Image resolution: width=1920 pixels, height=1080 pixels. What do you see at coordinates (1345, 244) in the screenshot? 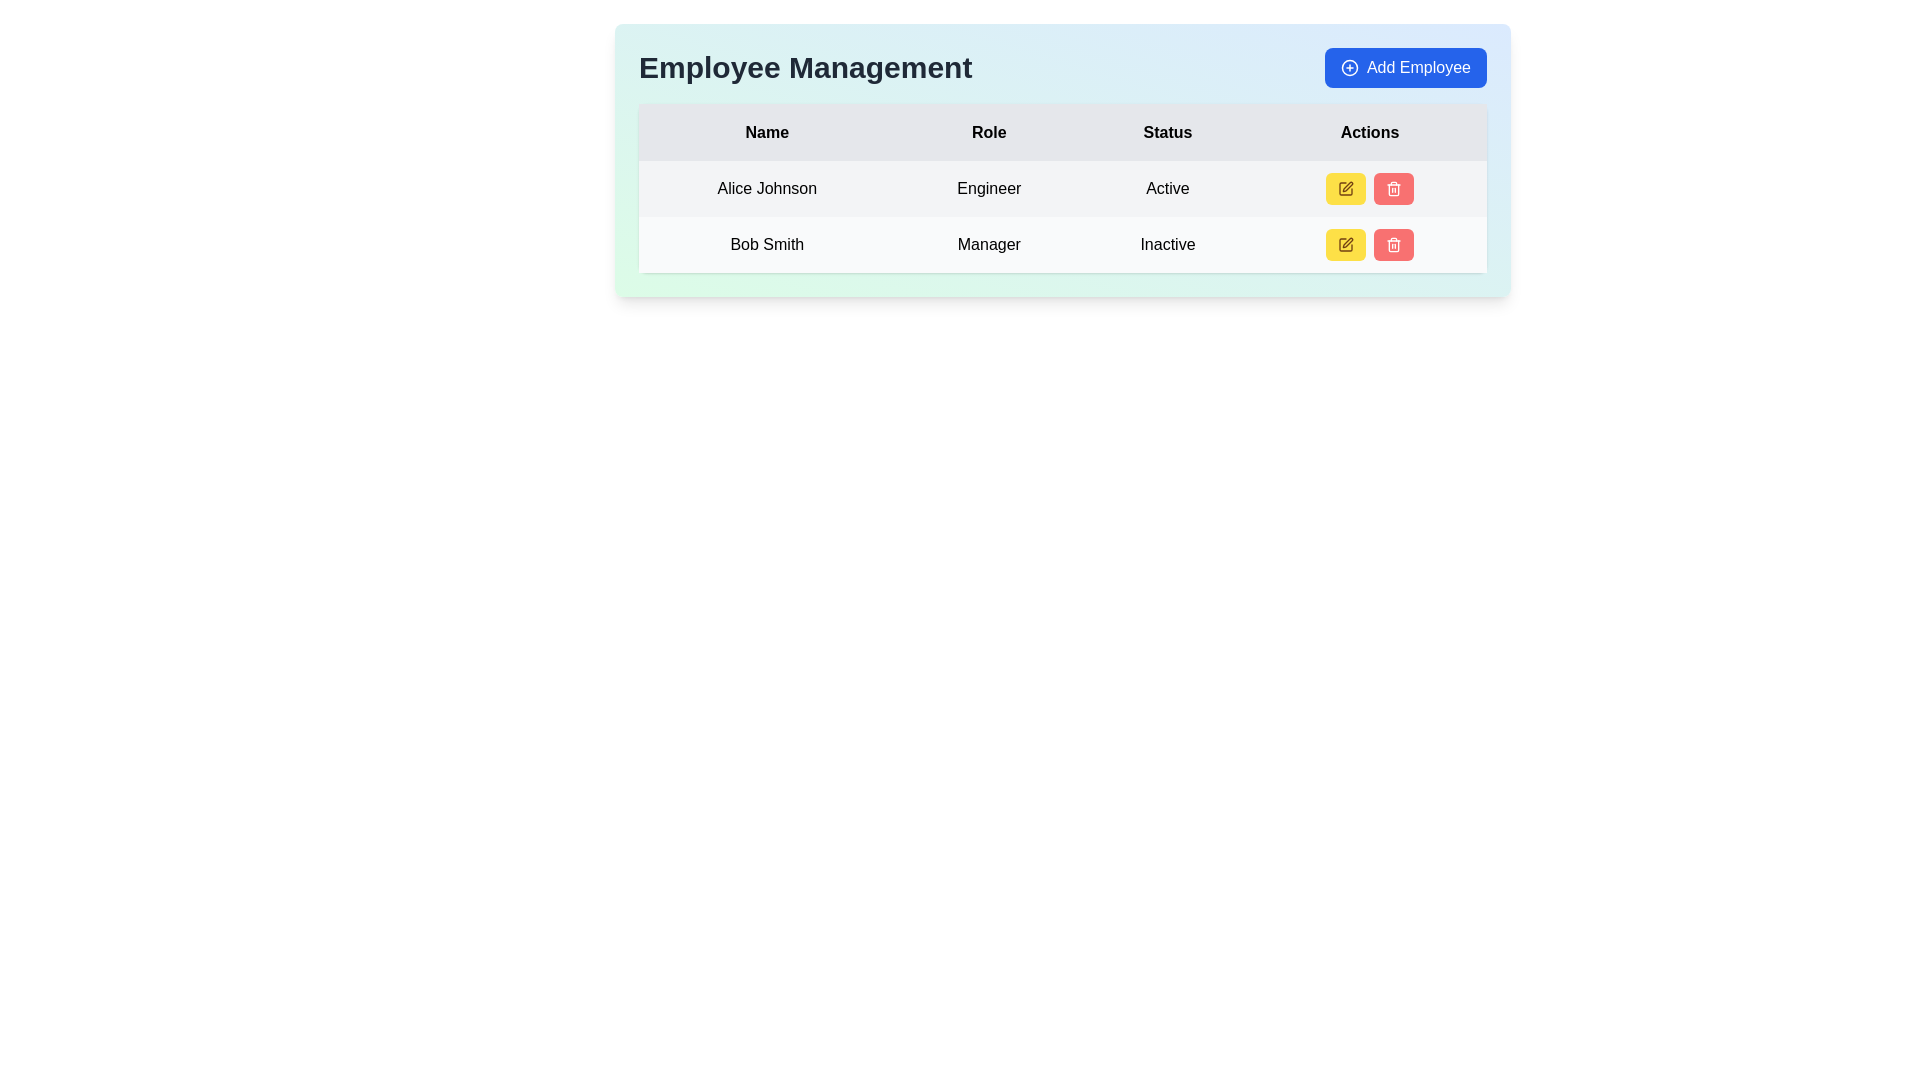
I see `the small, square-shaped icon button with a pen symbol, located in the 'Actions' column of the second row for 'Bob Smith' in the employee data table` at bounding box center [1345, 244].